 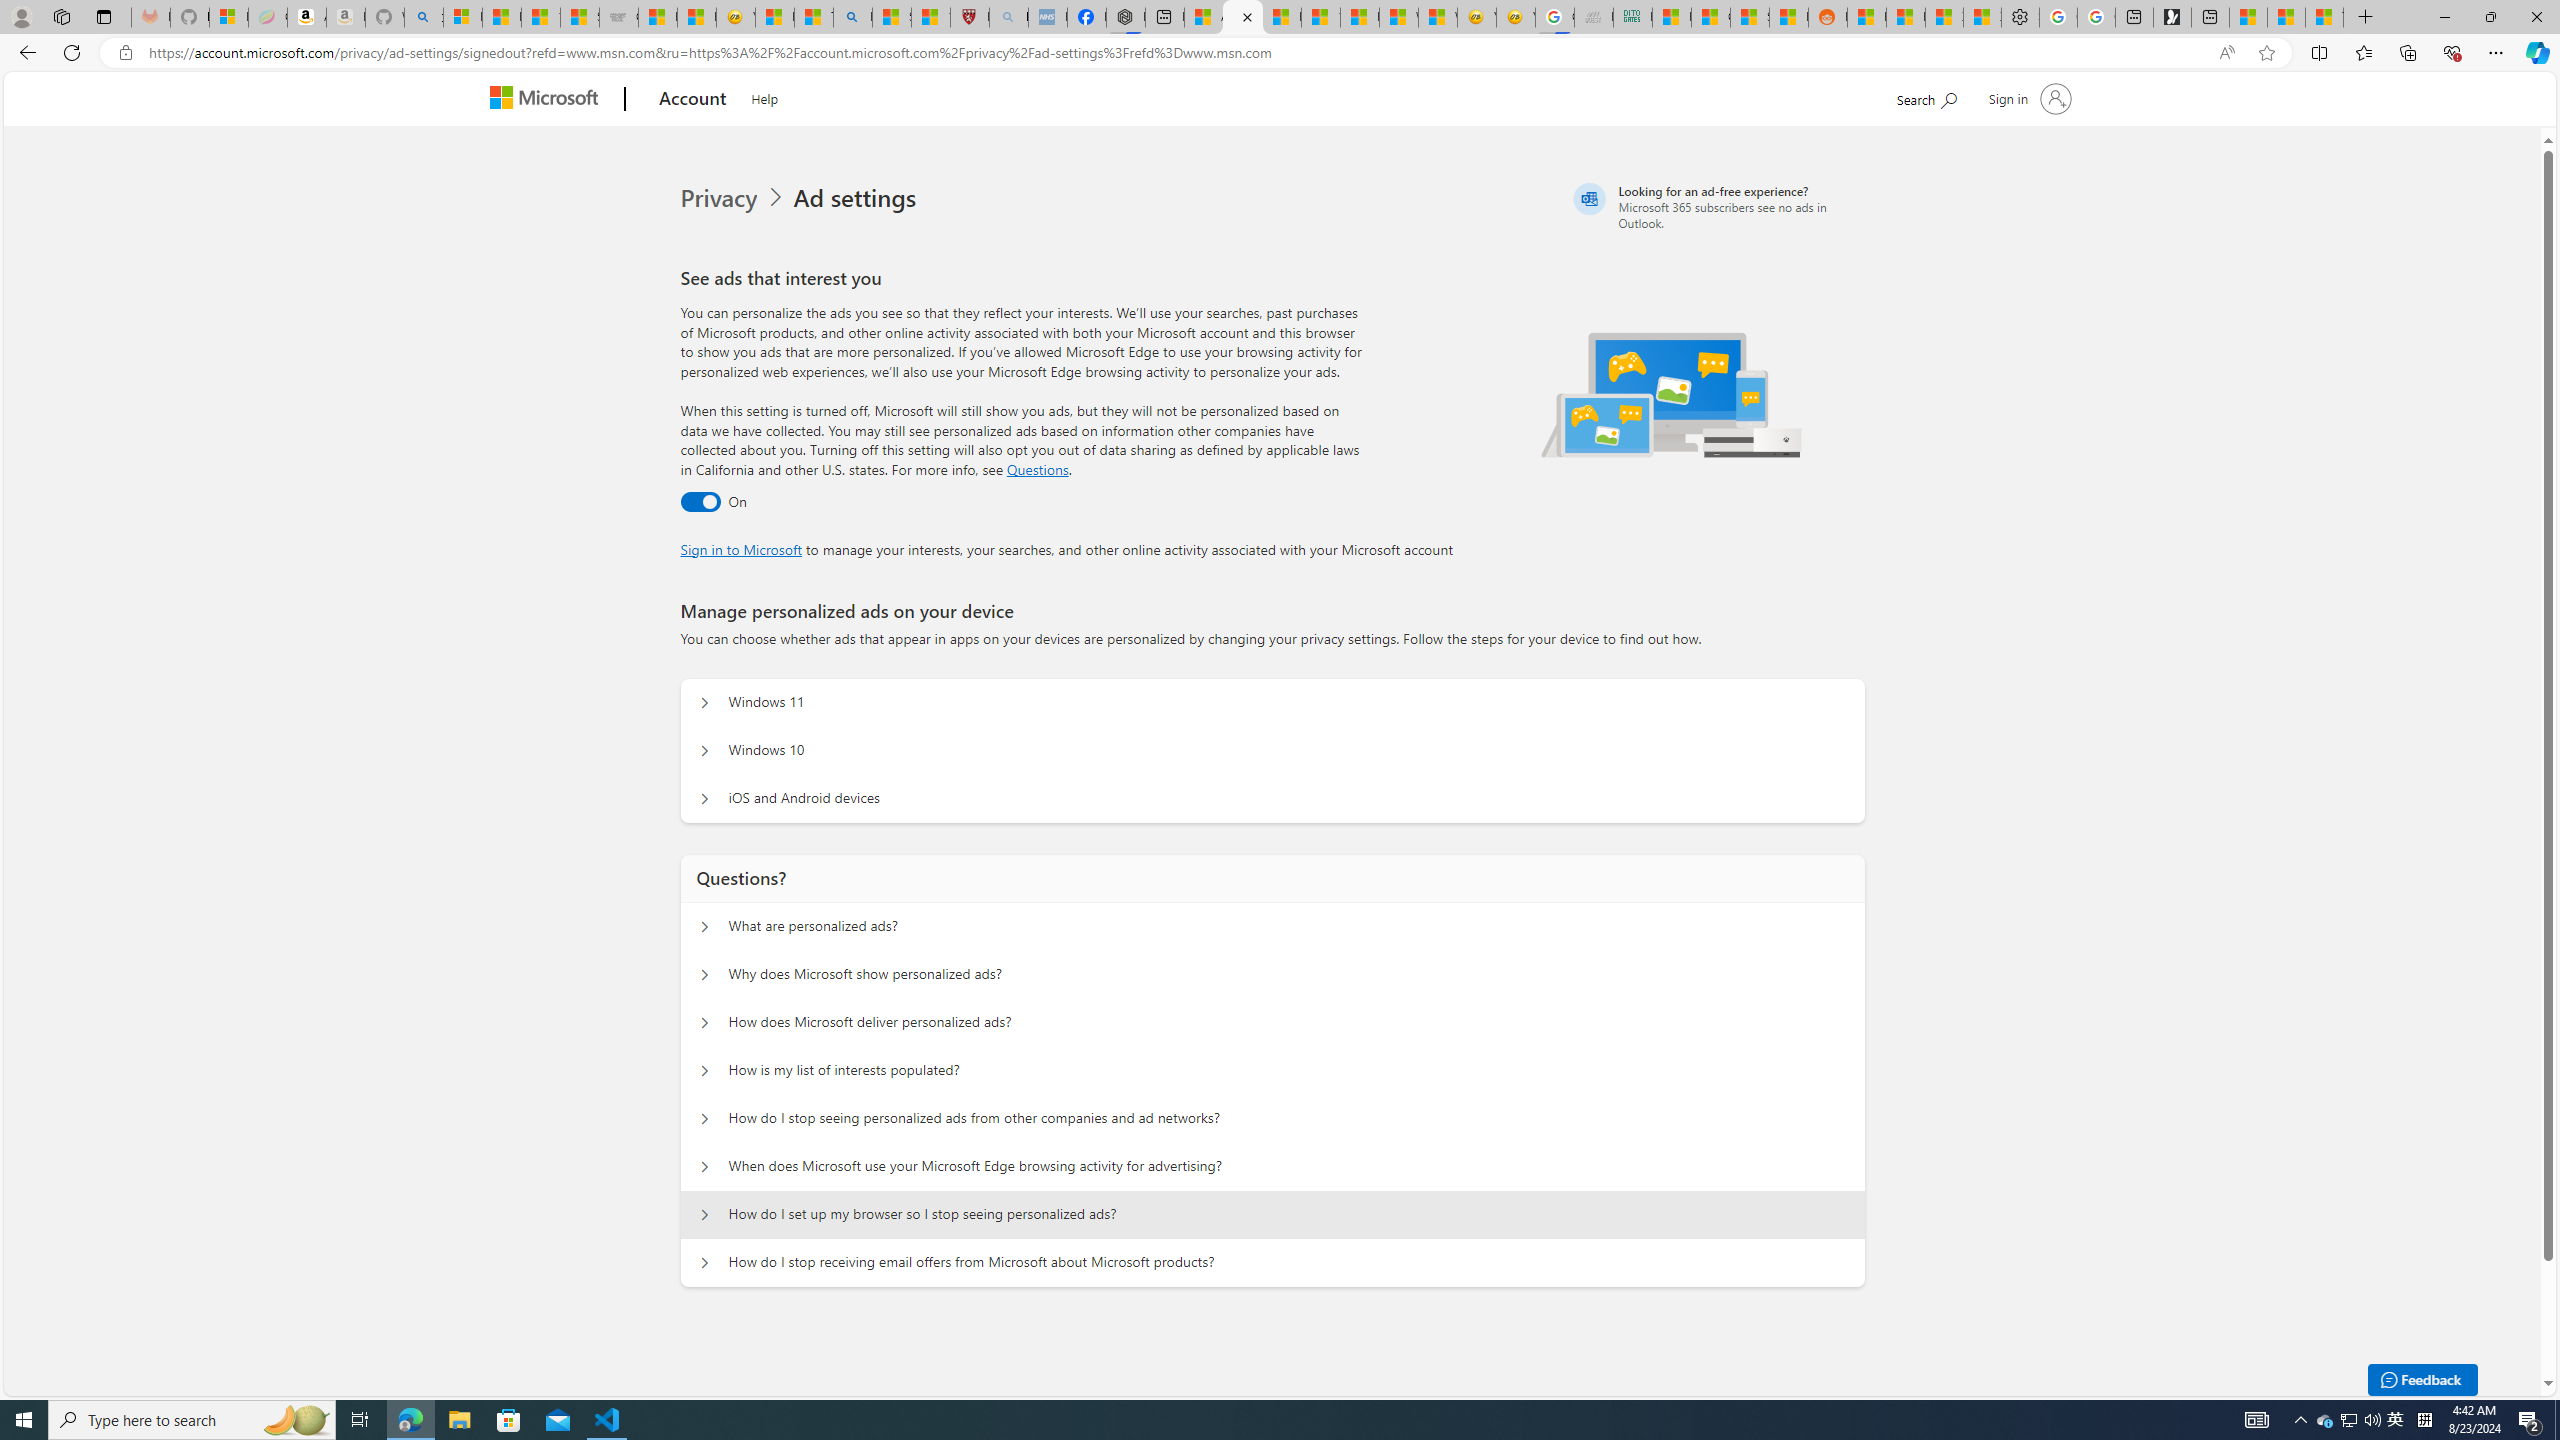 I want to click on 'Account', so click(x=692, y=99).